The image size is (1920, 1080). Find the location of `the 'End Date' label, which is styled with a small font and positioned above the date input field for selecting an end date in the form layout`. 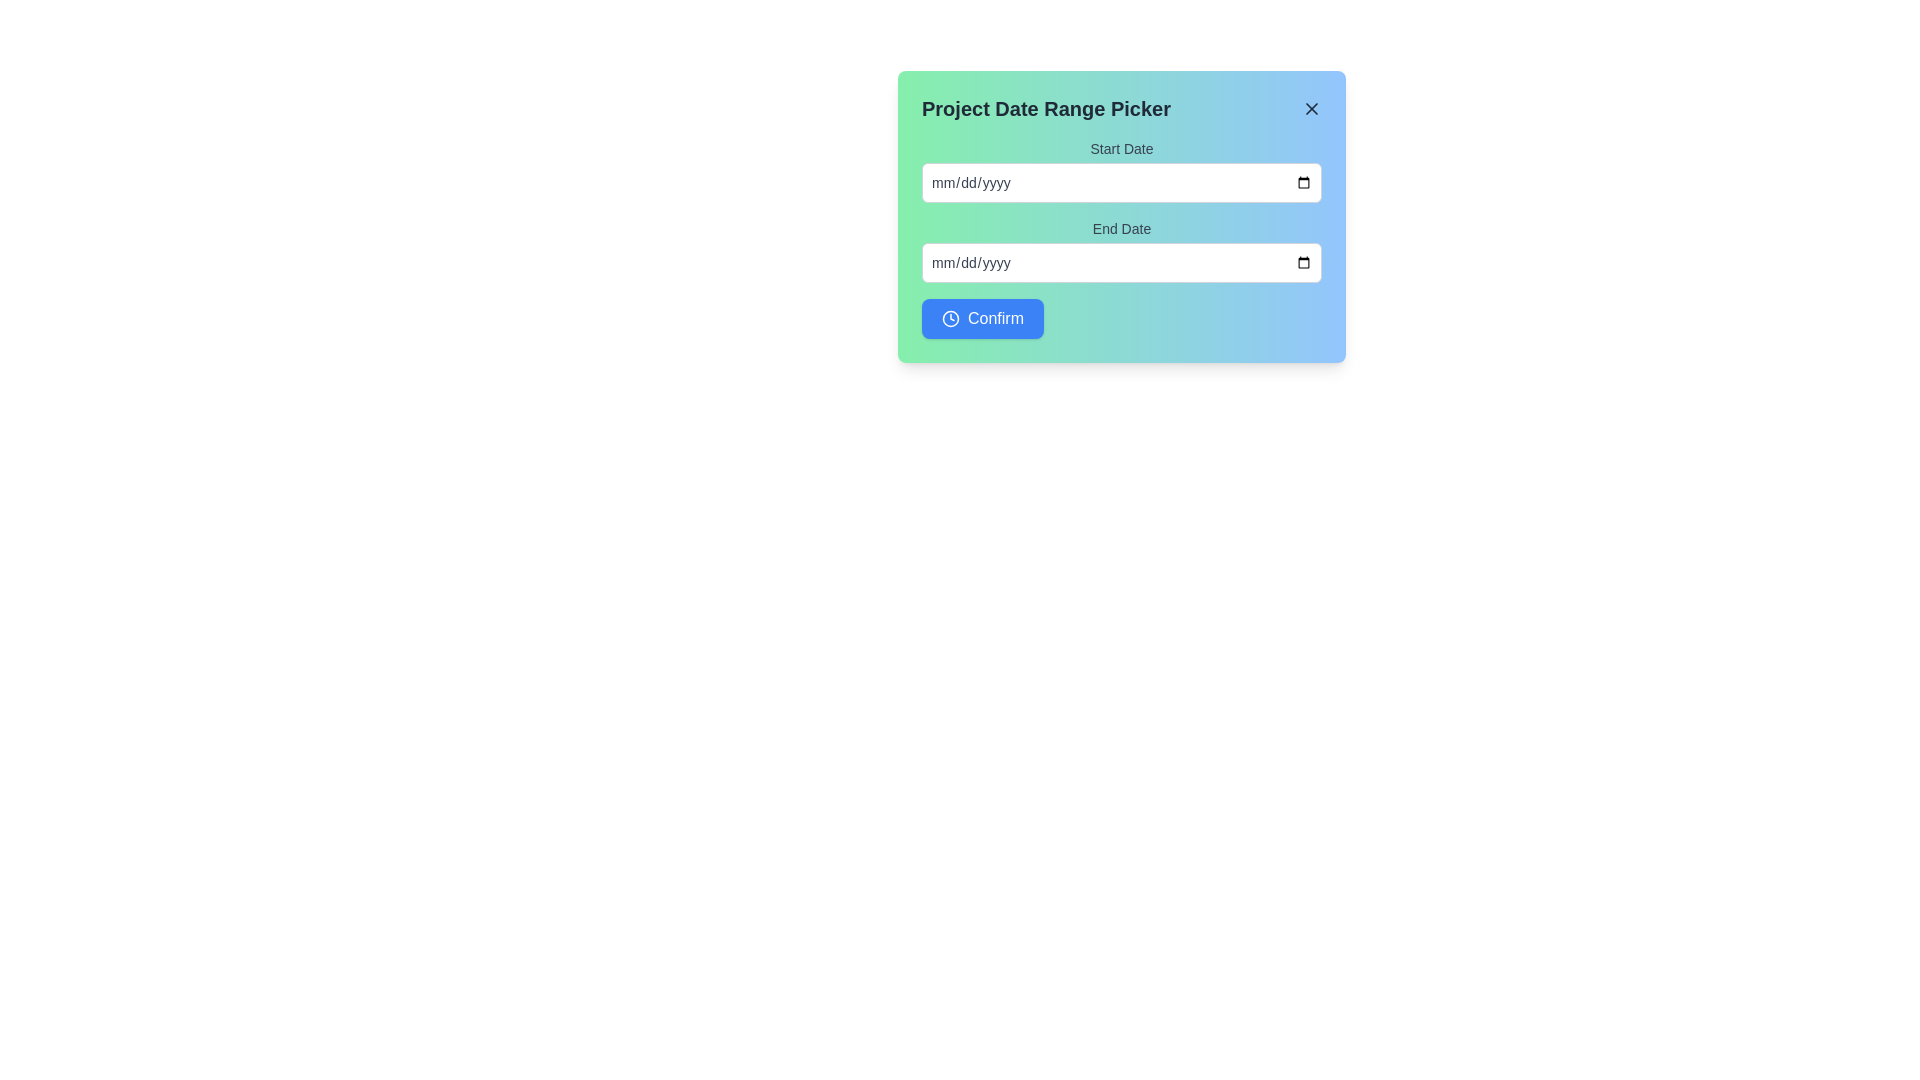

the 'End Date' label, which is styled with a small font and positioned above the date input field for selecting an end date in the form layout is located at coordinates (1122, 249).